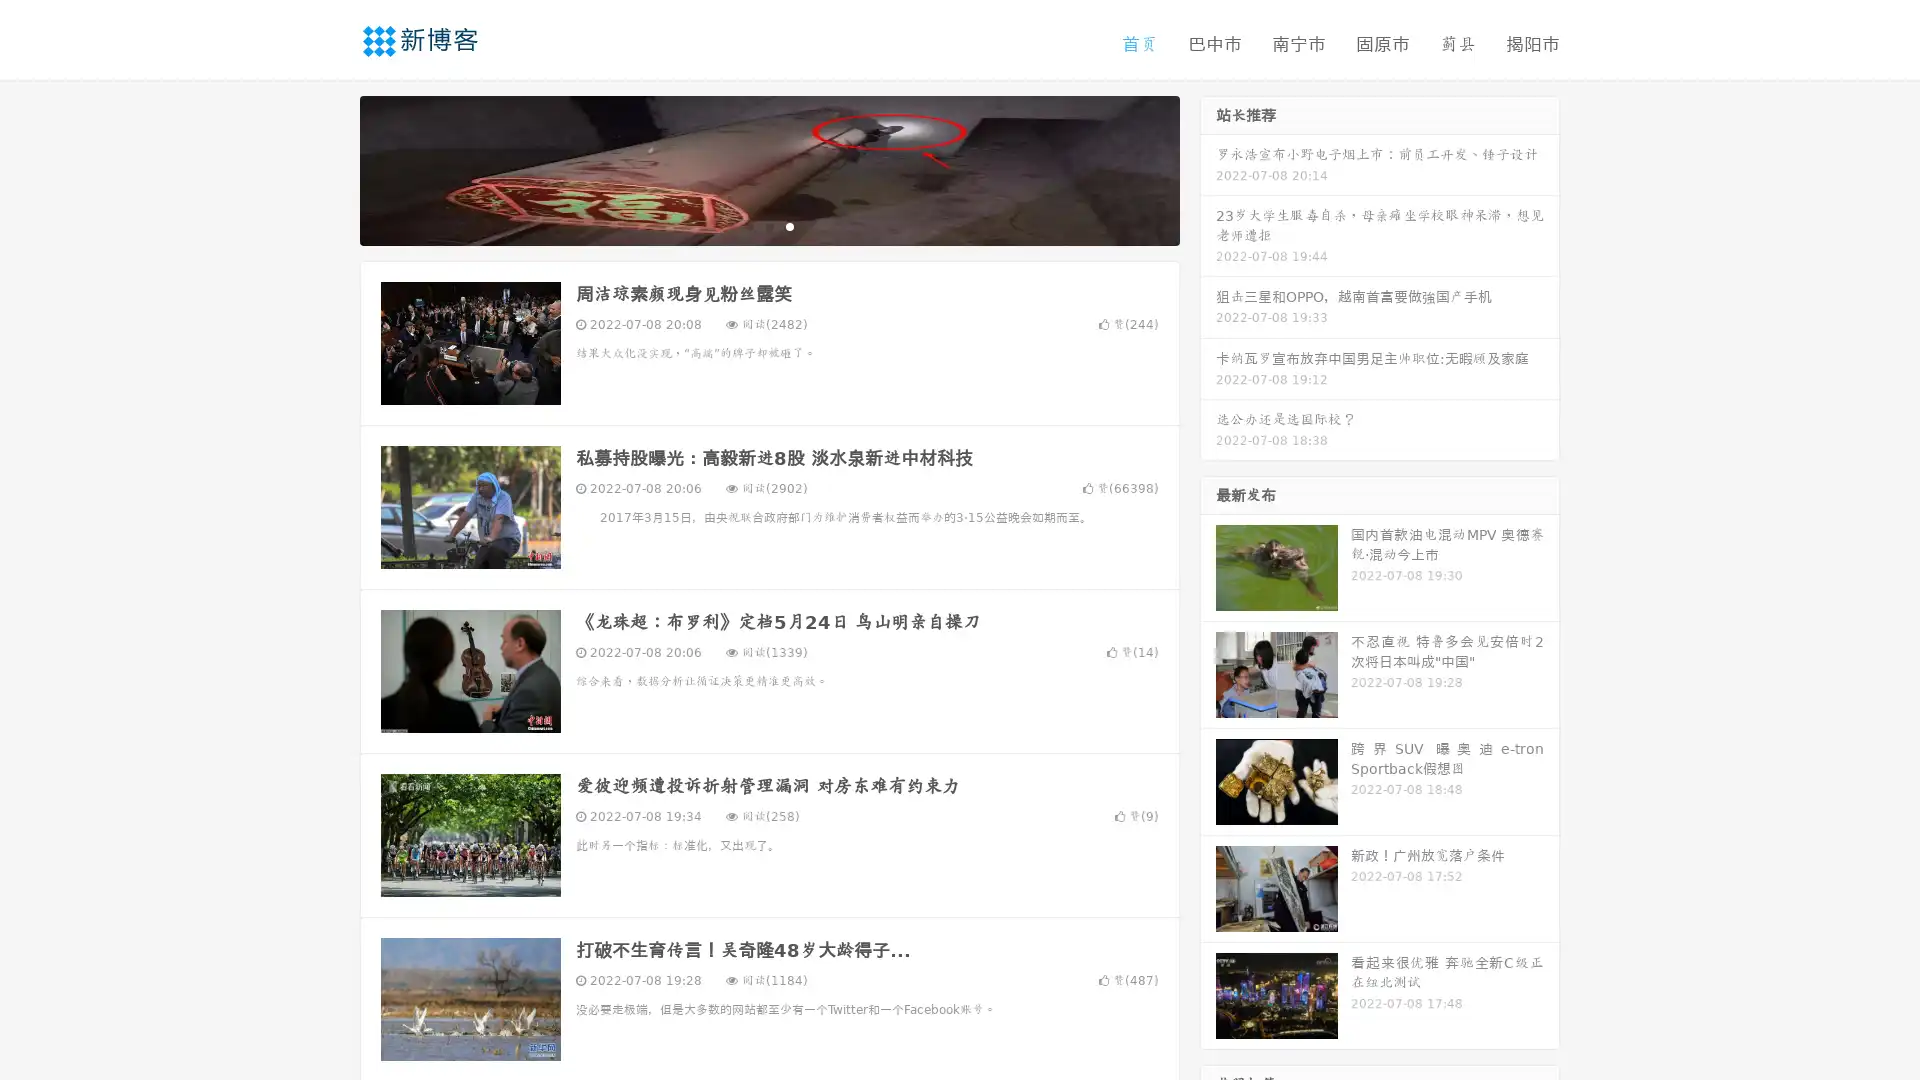 This screenshot has height=1080, width=1920. What do you see at coordinates (748, 225) in the screenshot?
I see `Go to slide 1` at bounding box center [748, 225].